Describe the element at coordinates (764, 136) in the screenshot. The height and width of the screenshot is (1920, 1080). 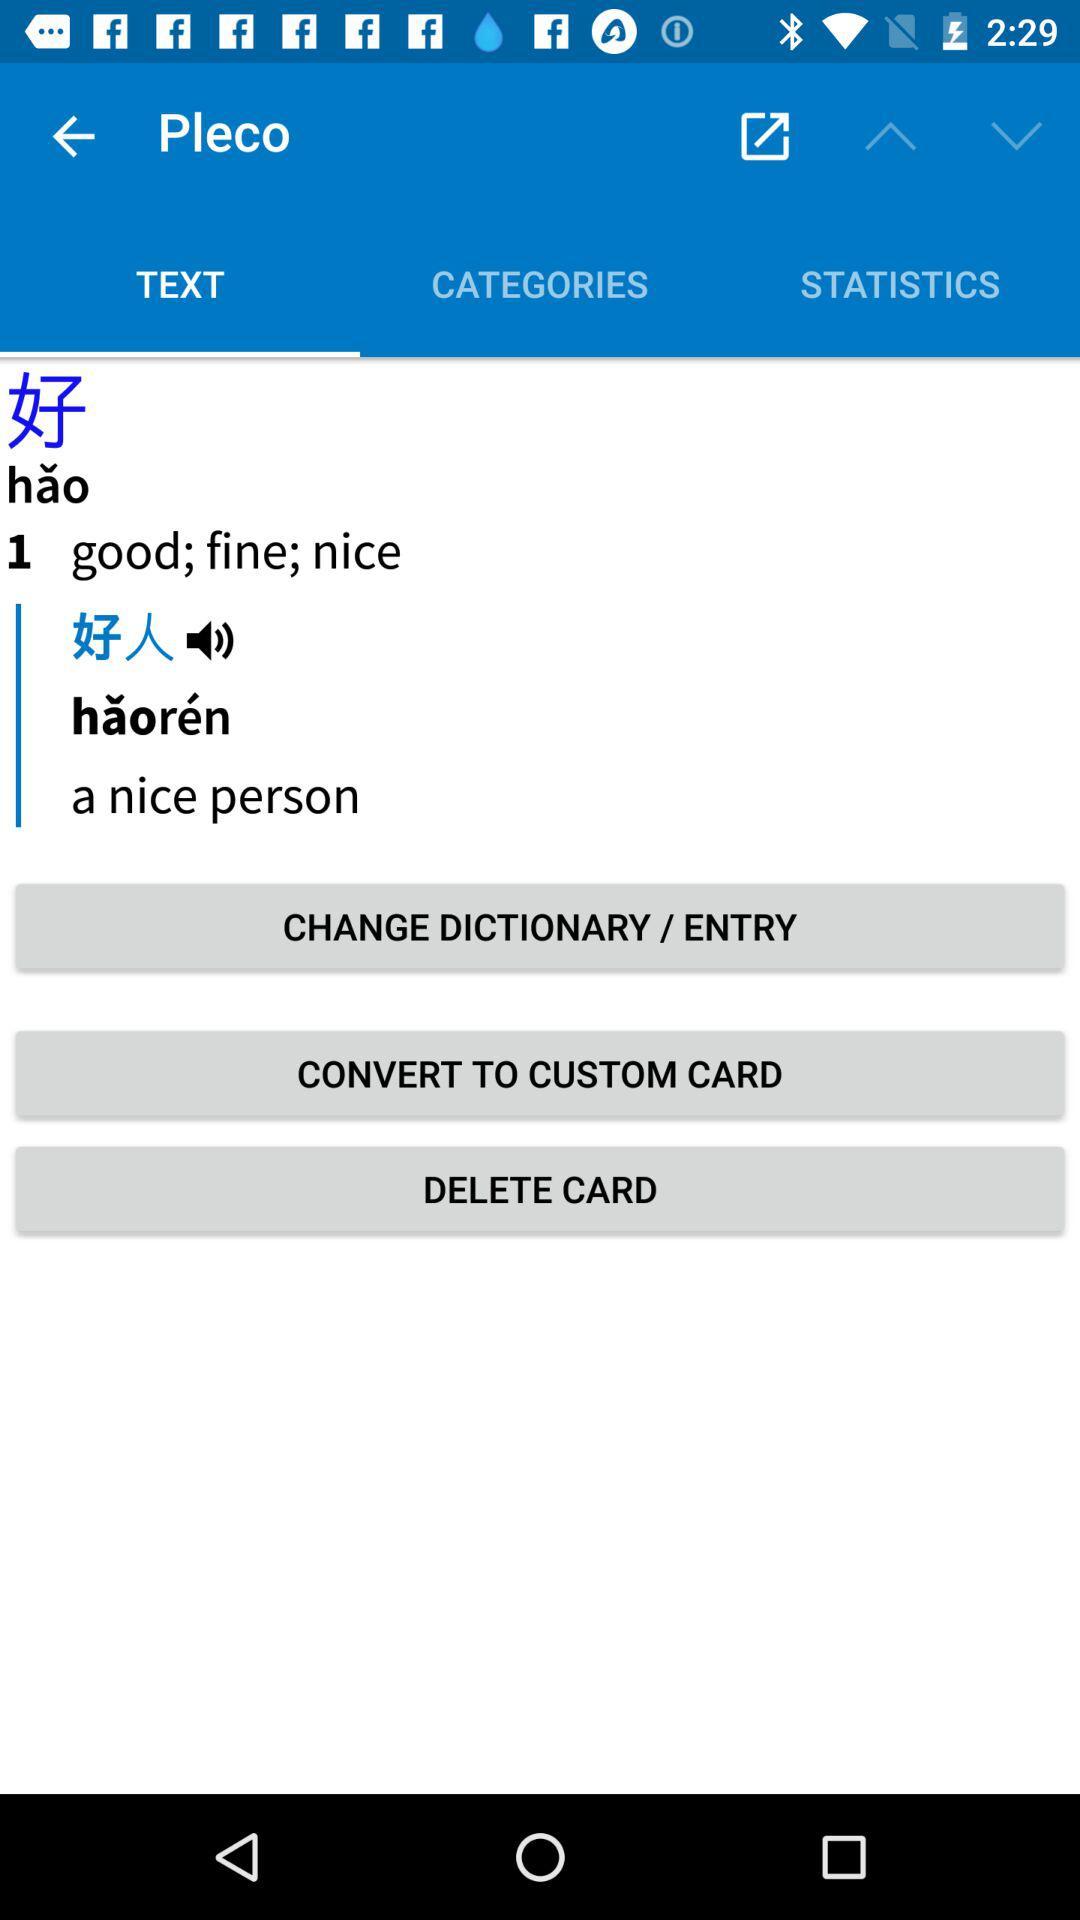
I see `the first icon right to pleco` at that location.